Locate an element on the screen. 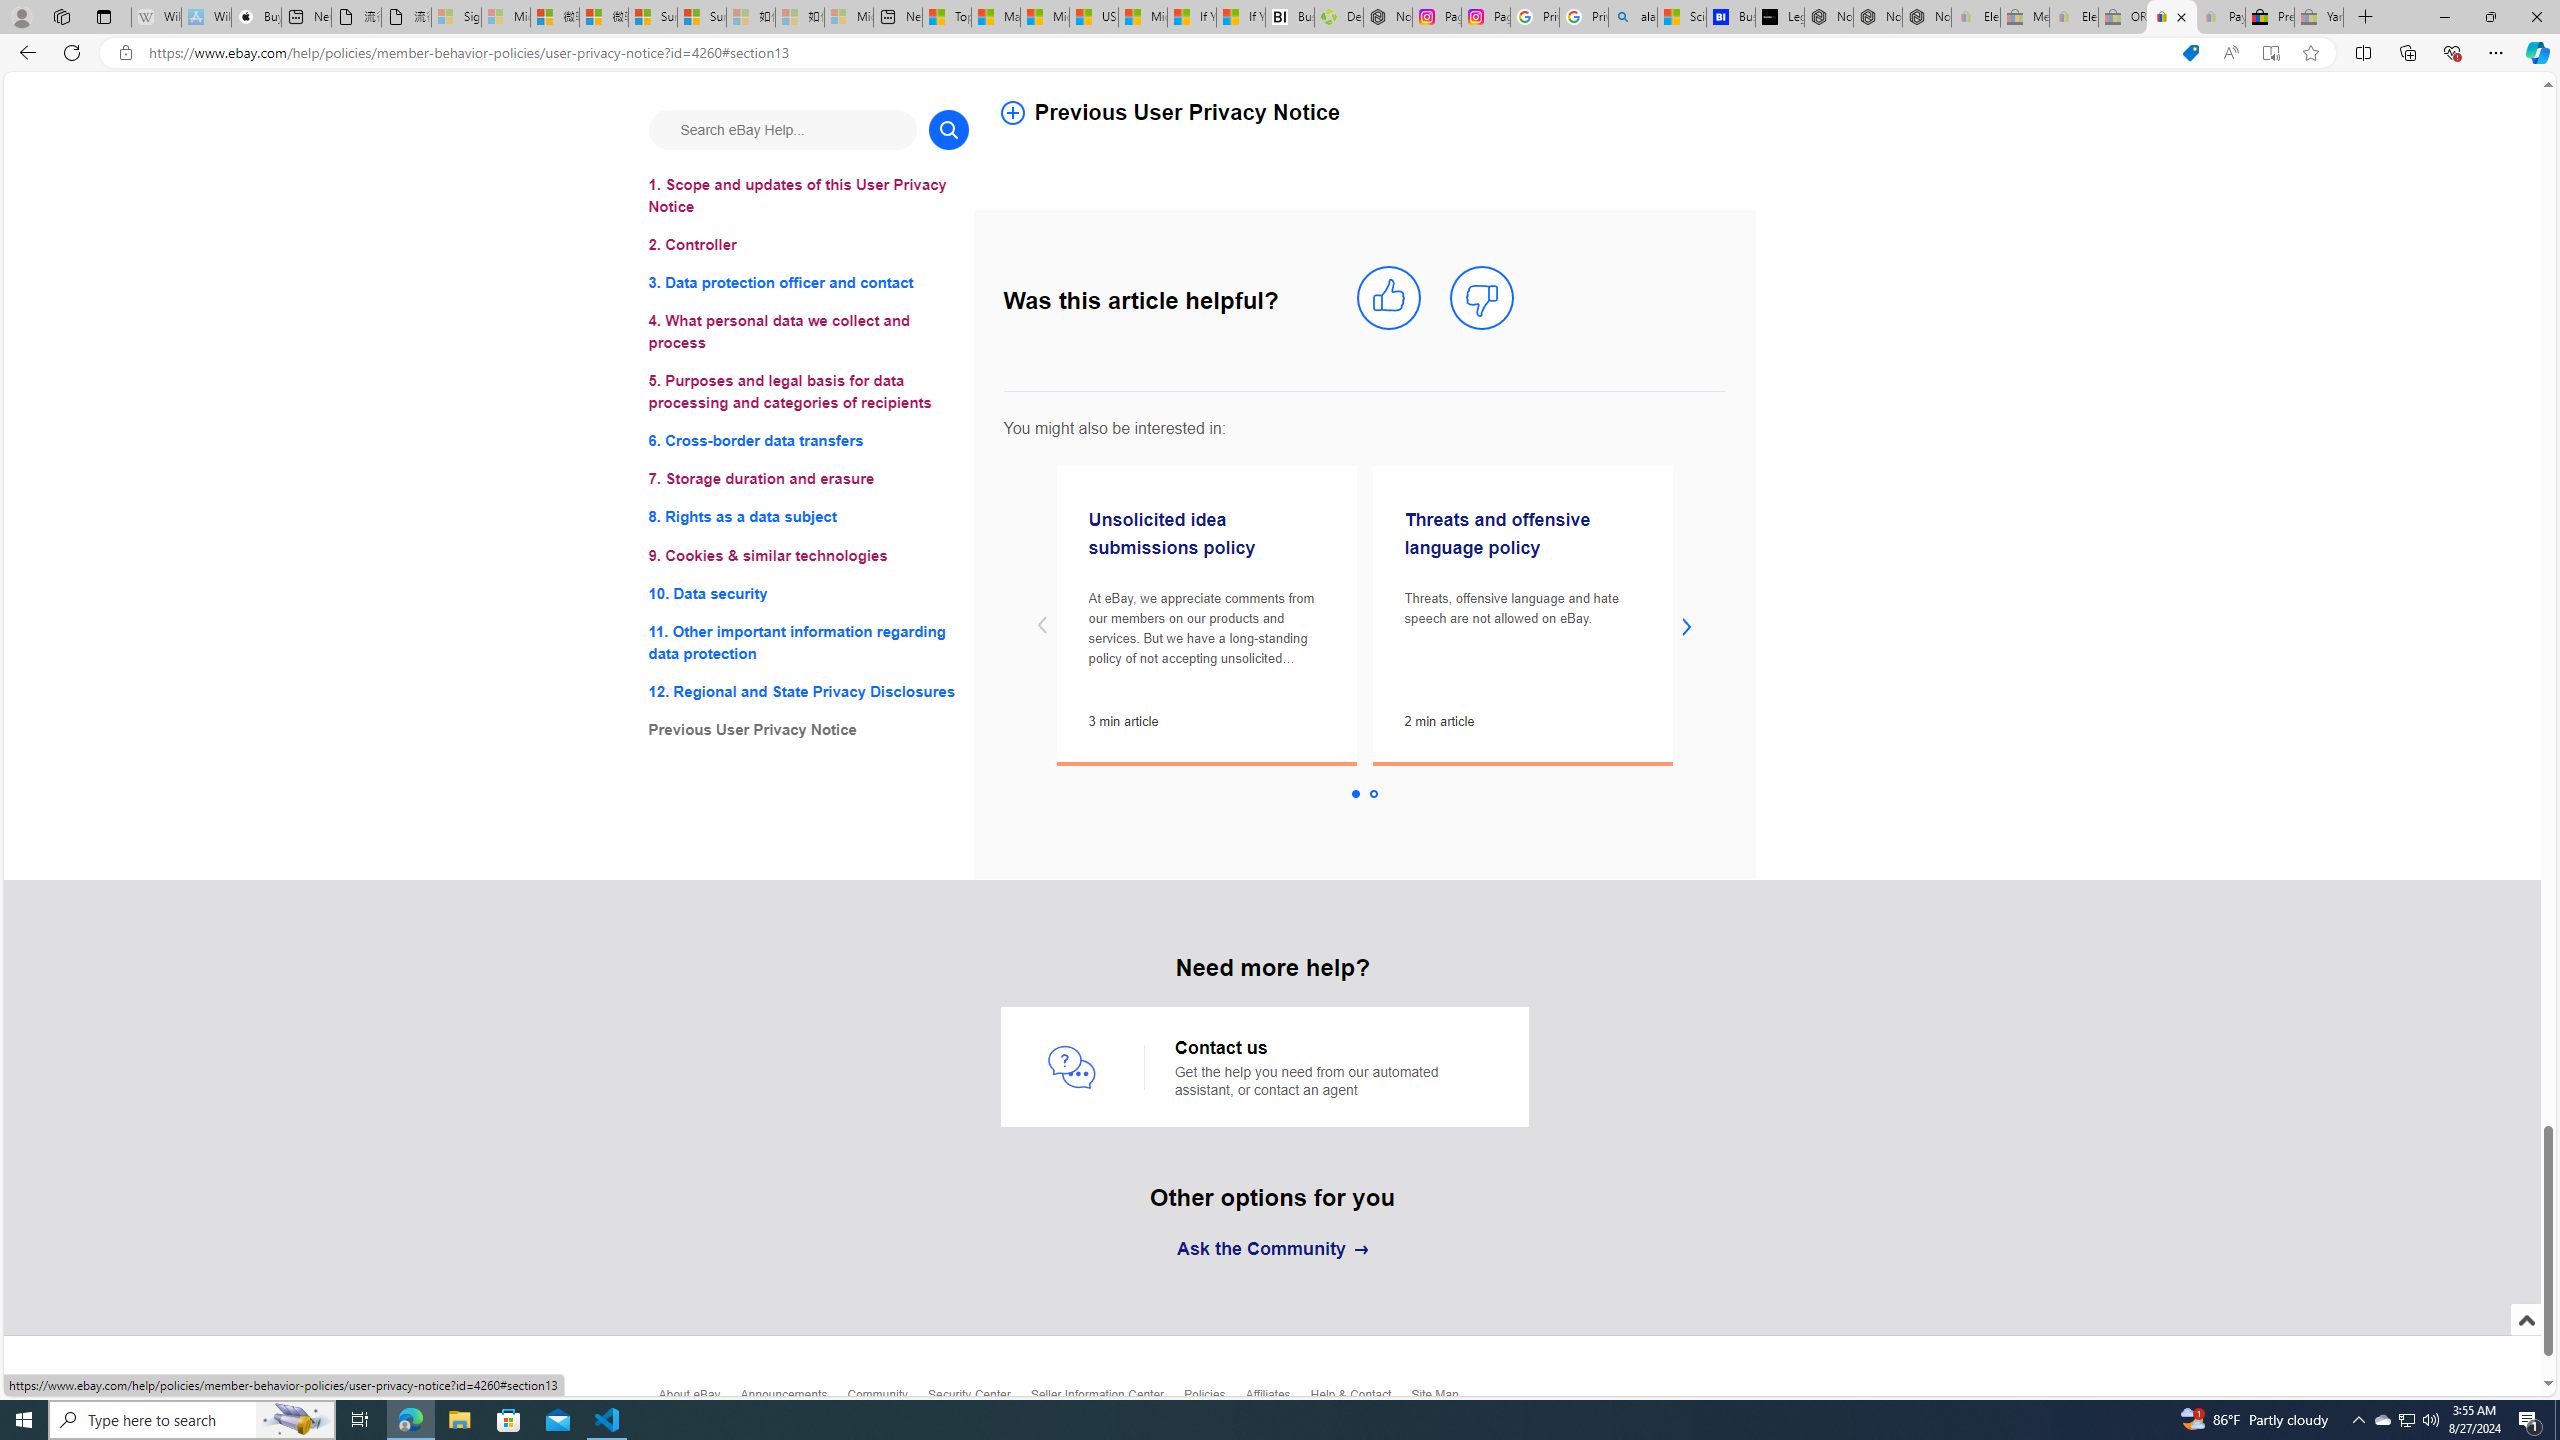  'next slide' is located at coordinates (1687, 625).